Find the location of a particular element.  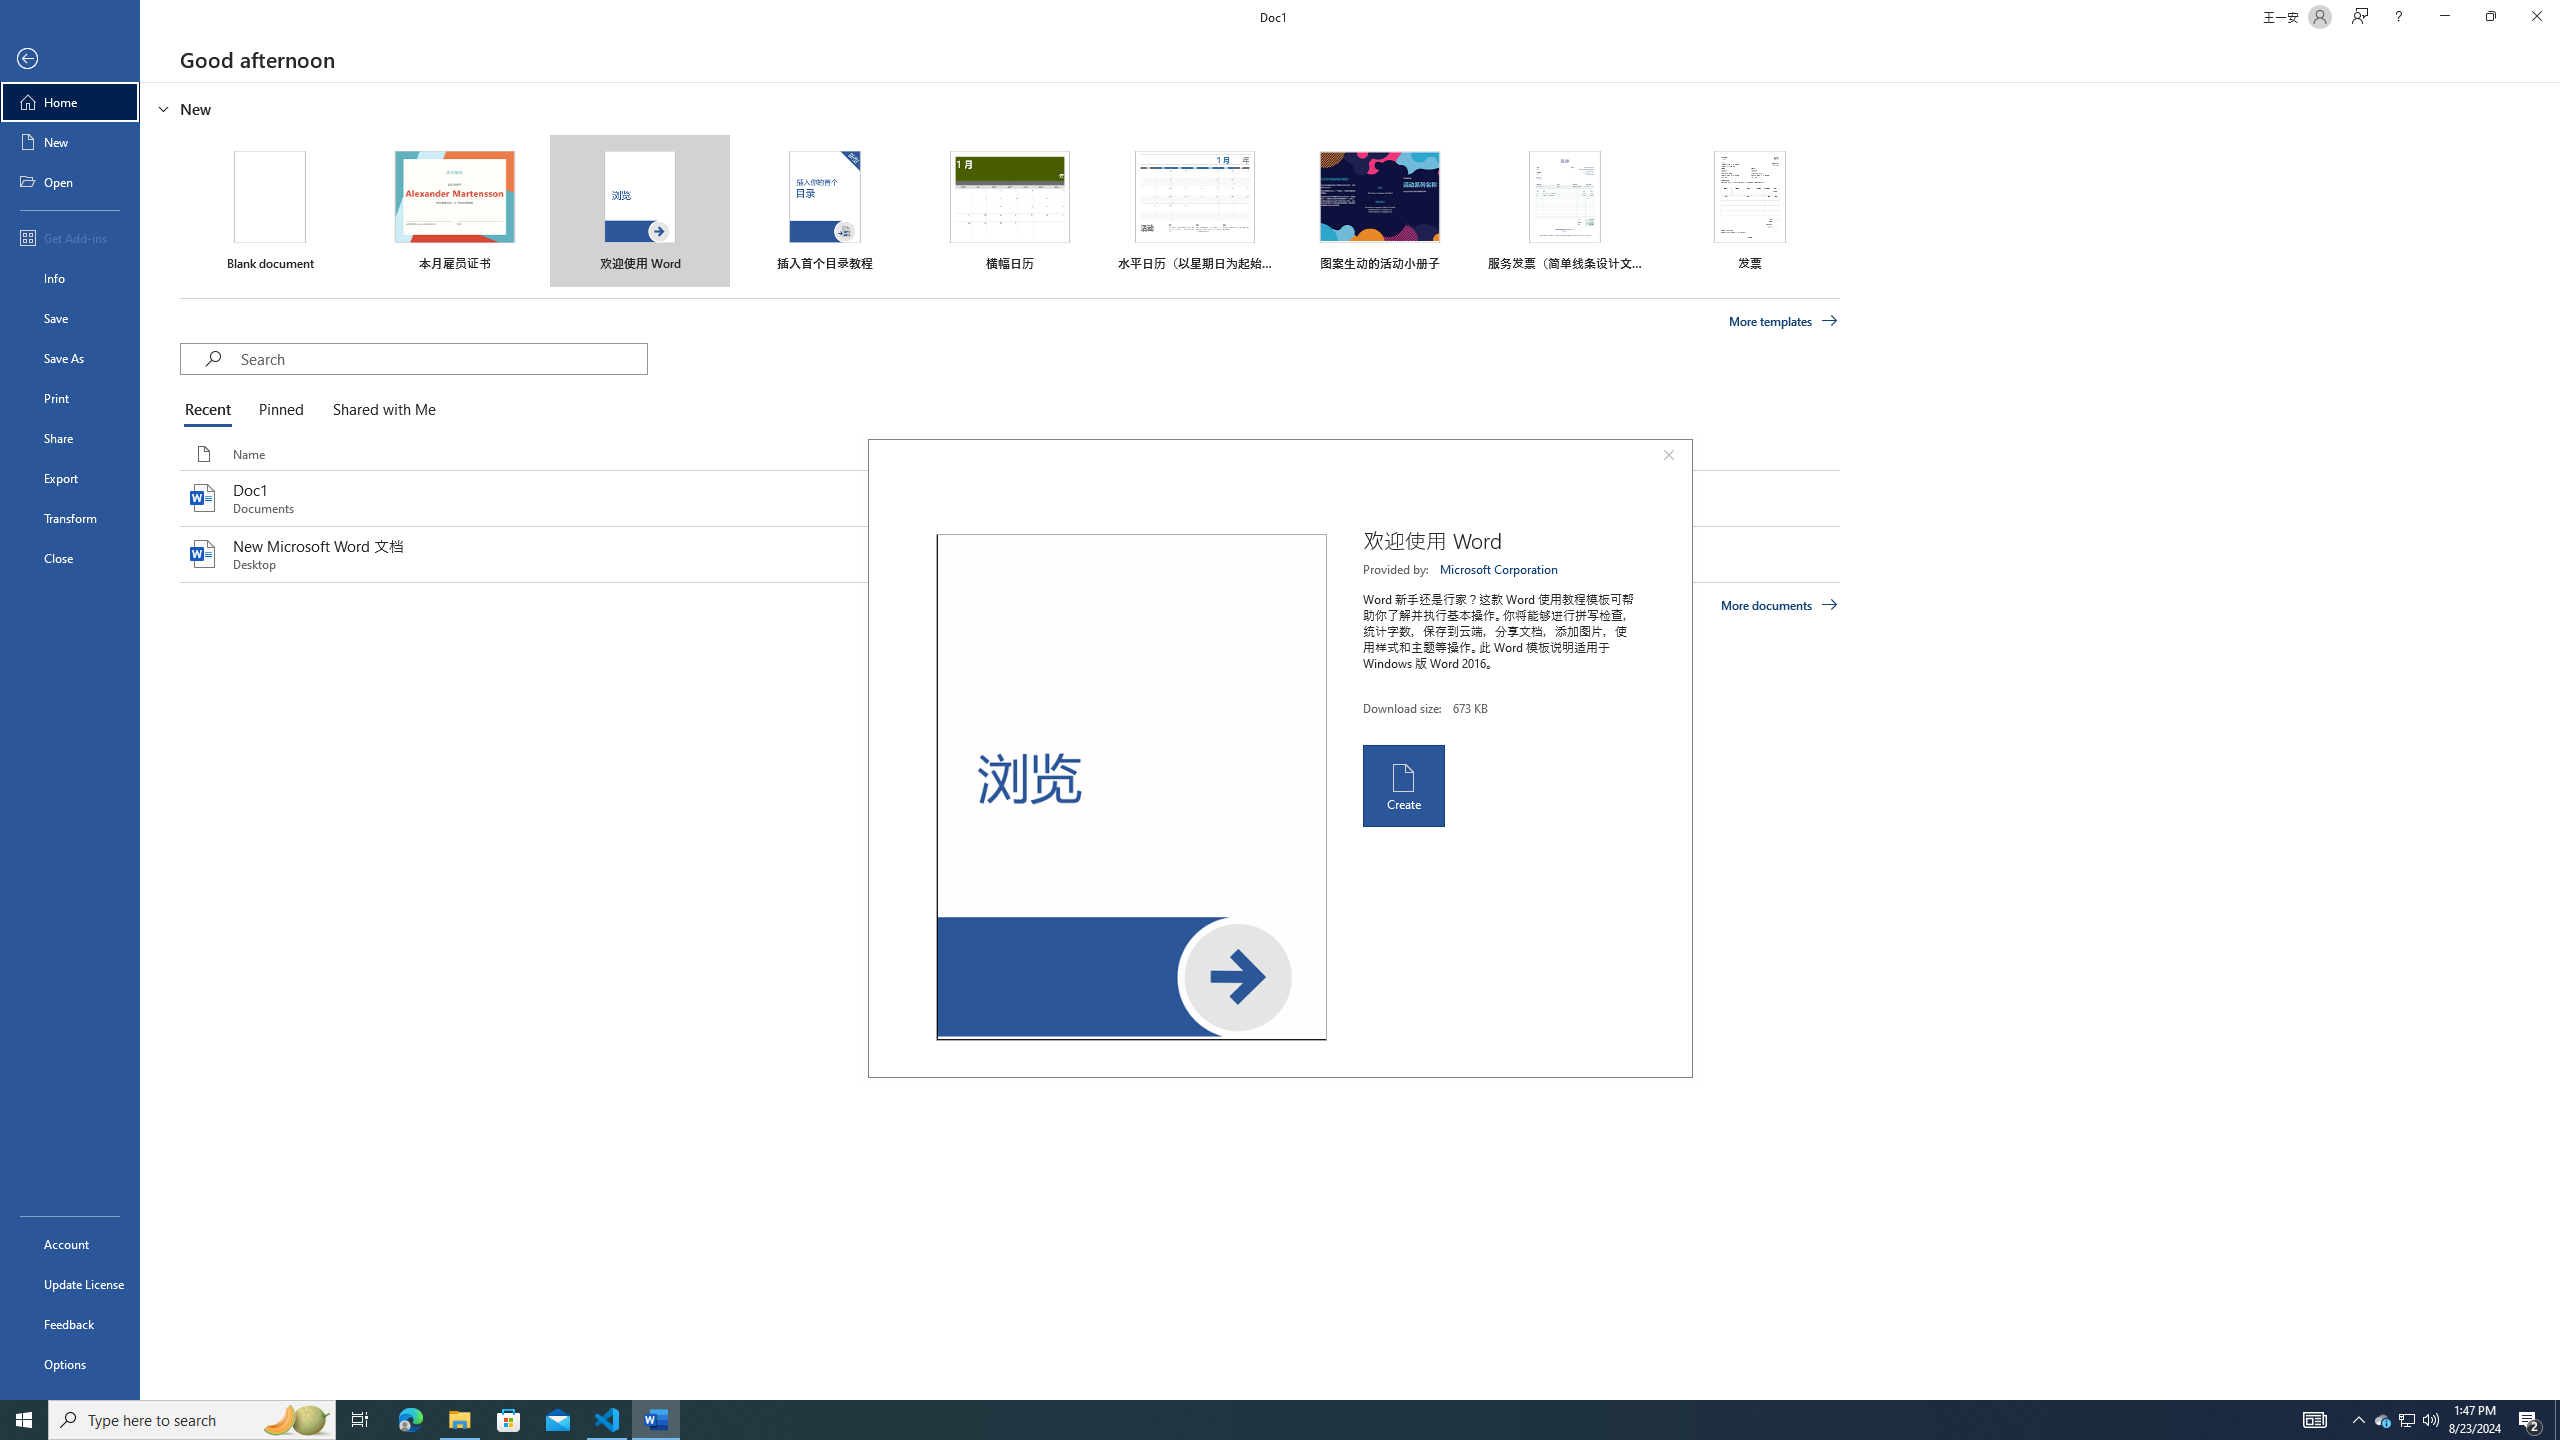

'Feedback' is located at coordinates (69, 1324).